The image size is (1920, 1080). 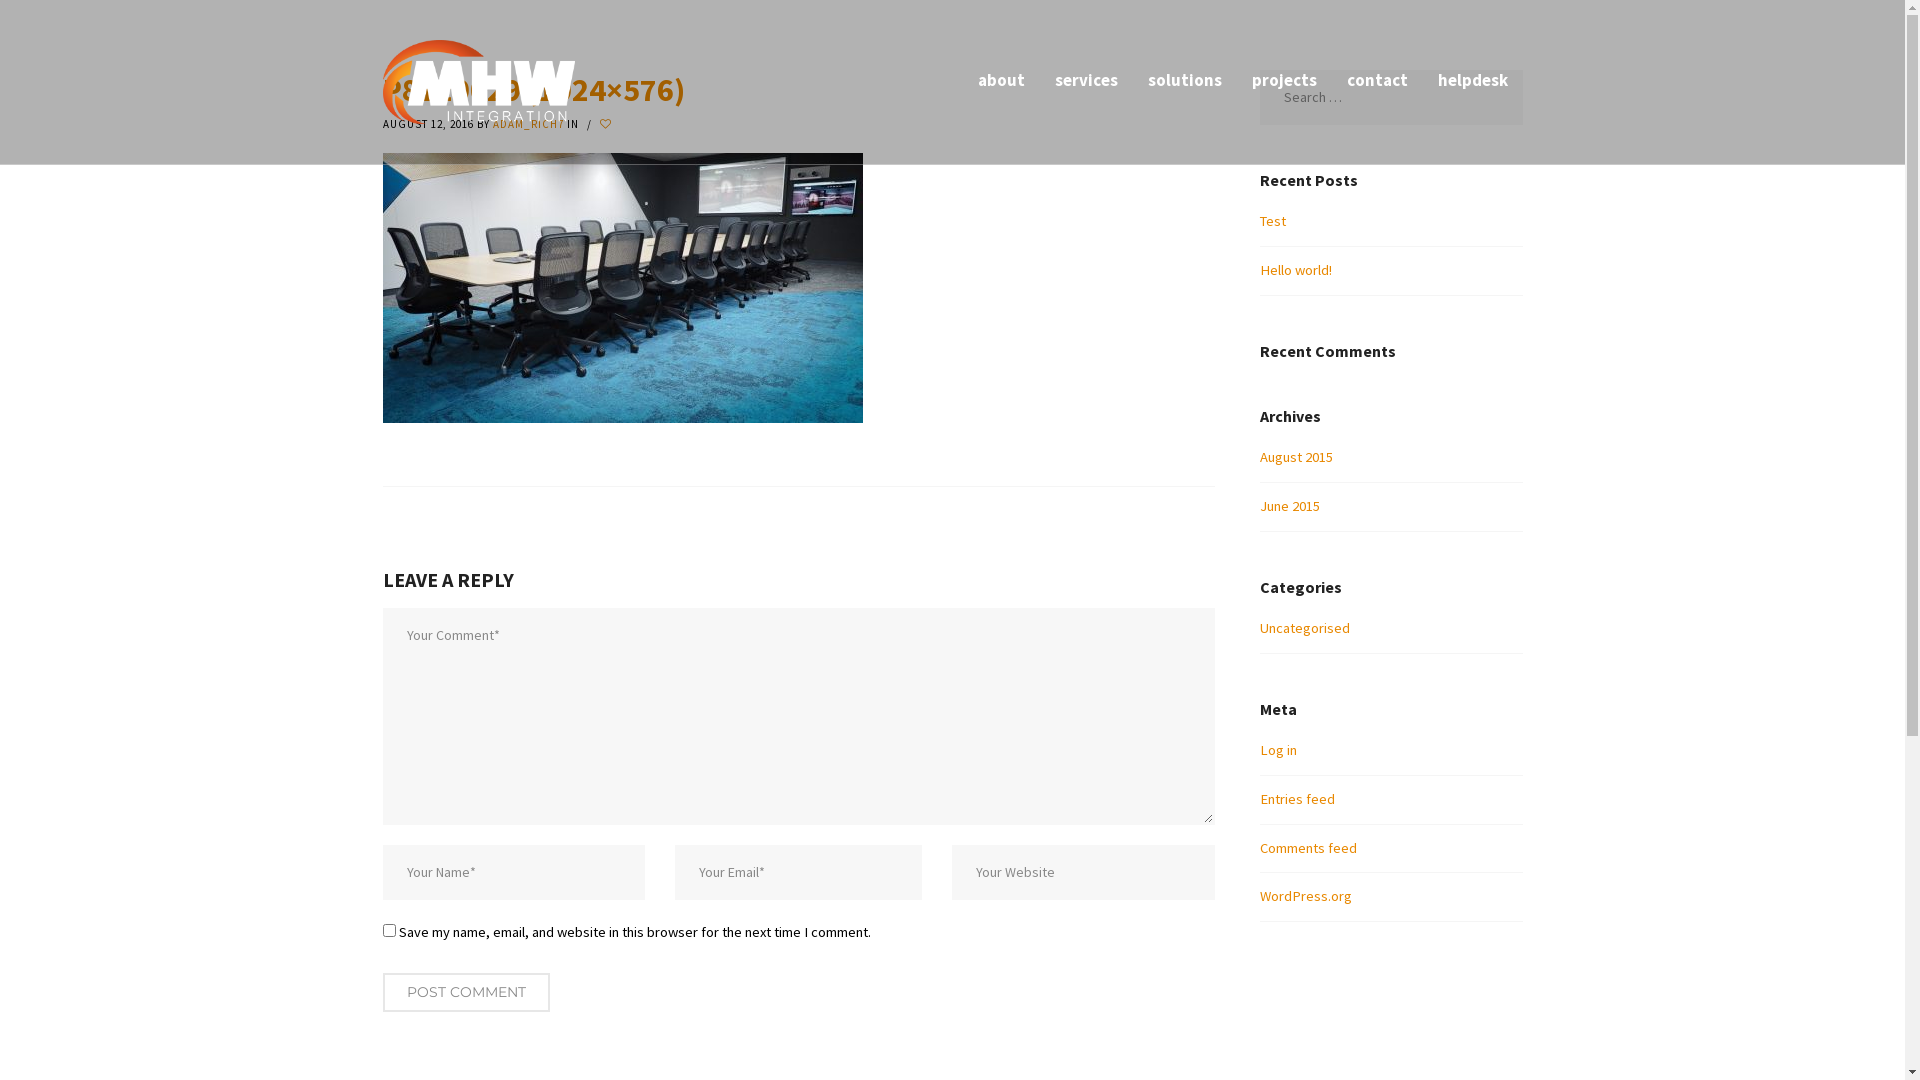 What do you see at coordinates (1085, 80) in the screenshot?
I see `'services'` at bounding box center [1085, 80].